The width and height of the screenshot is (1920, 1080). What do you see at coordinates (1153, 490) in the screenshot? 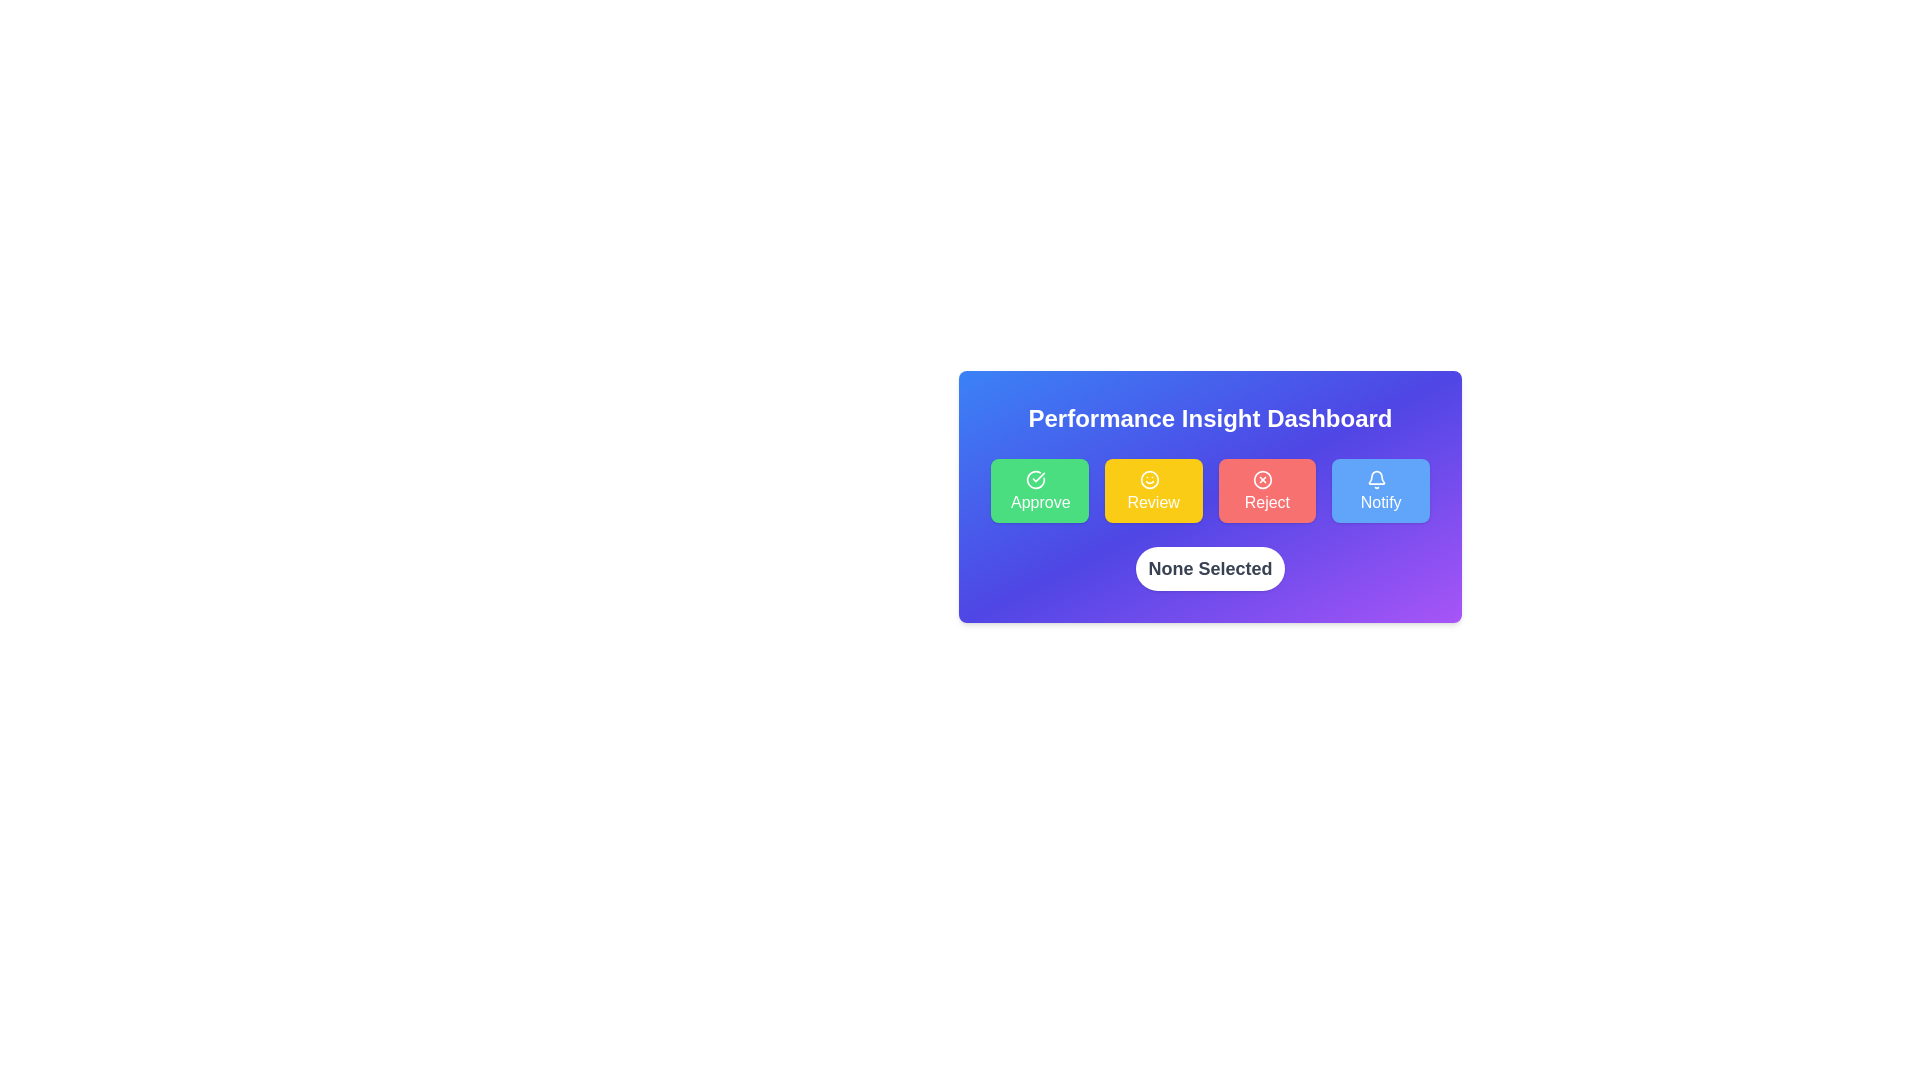
I see `the 'Review' button, which is the second button in a horizontal row of four buttons, positioned between the 'Approve' button on the left and the 'Reject' button on the right` at bounding box center [1153, 490].